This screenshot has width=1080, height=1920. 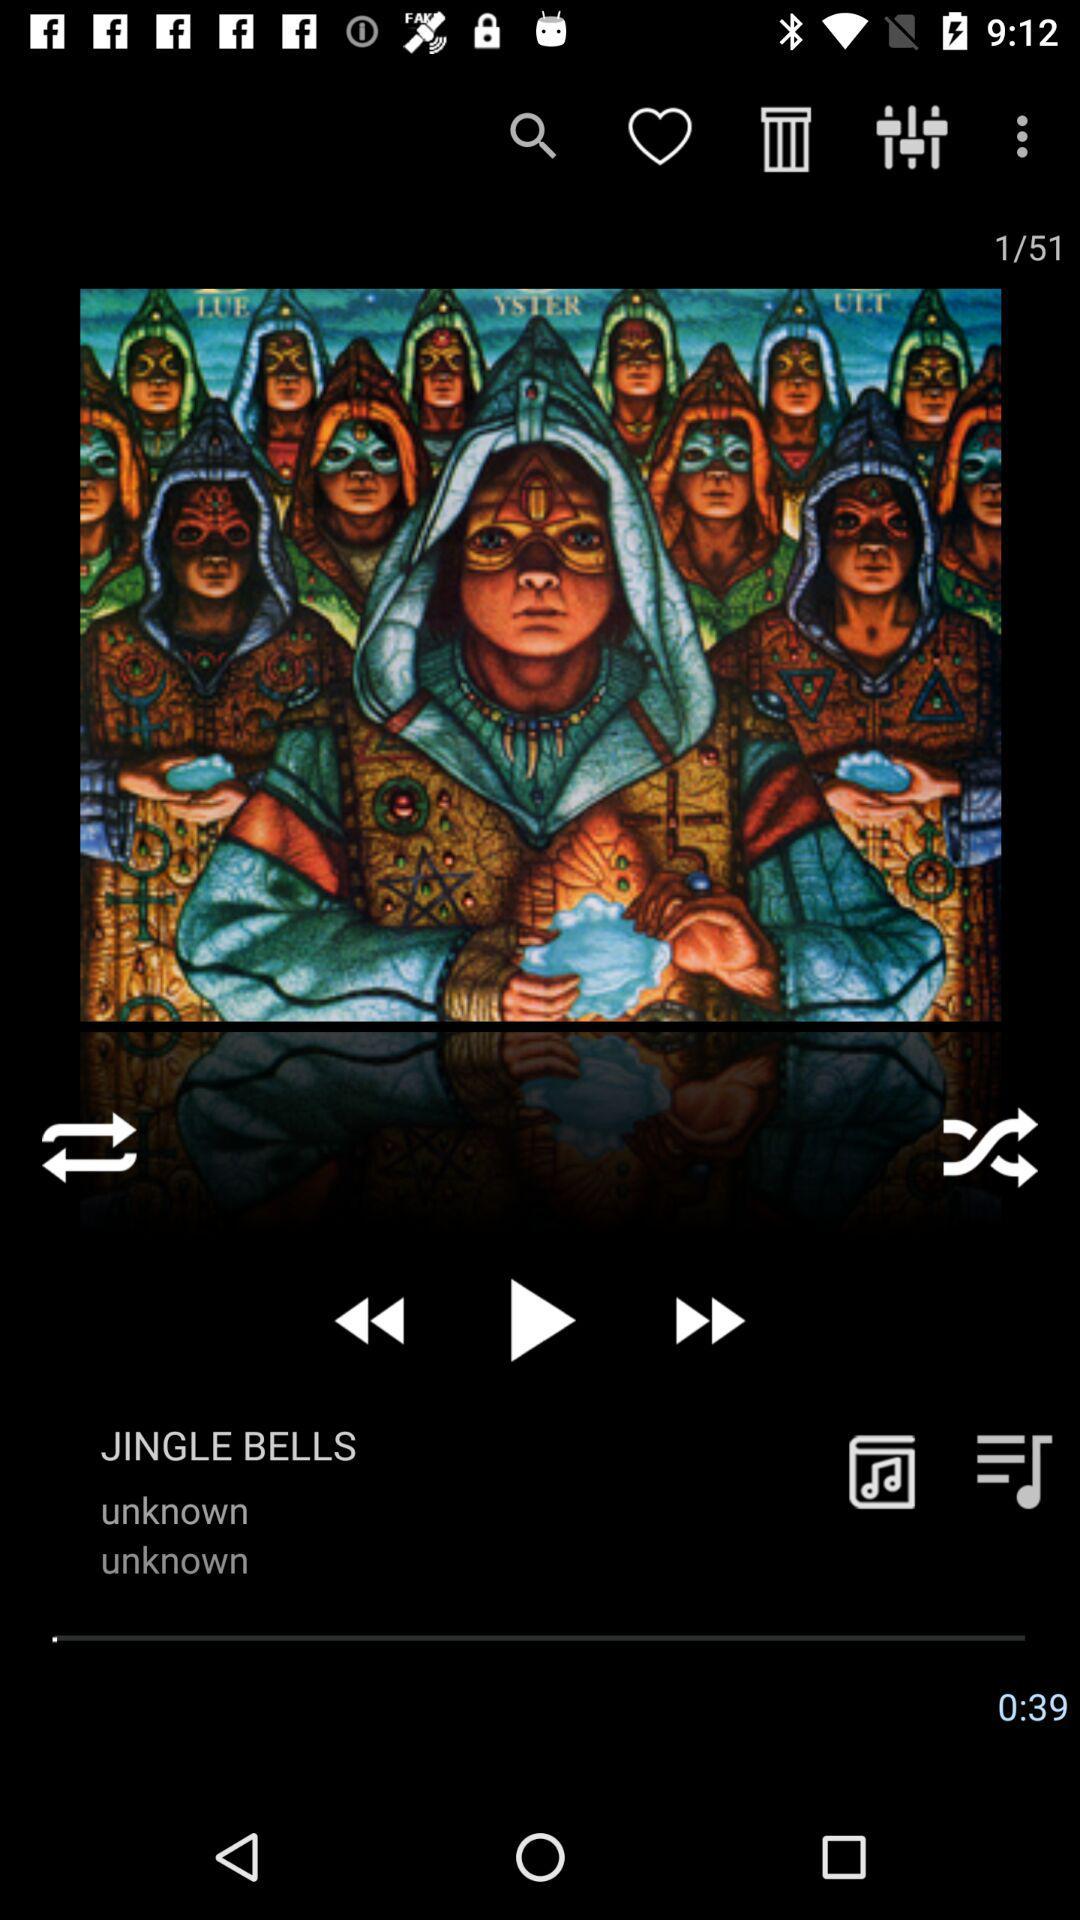 I want to click on the av_forward icon, so click(x=707, y=1320).